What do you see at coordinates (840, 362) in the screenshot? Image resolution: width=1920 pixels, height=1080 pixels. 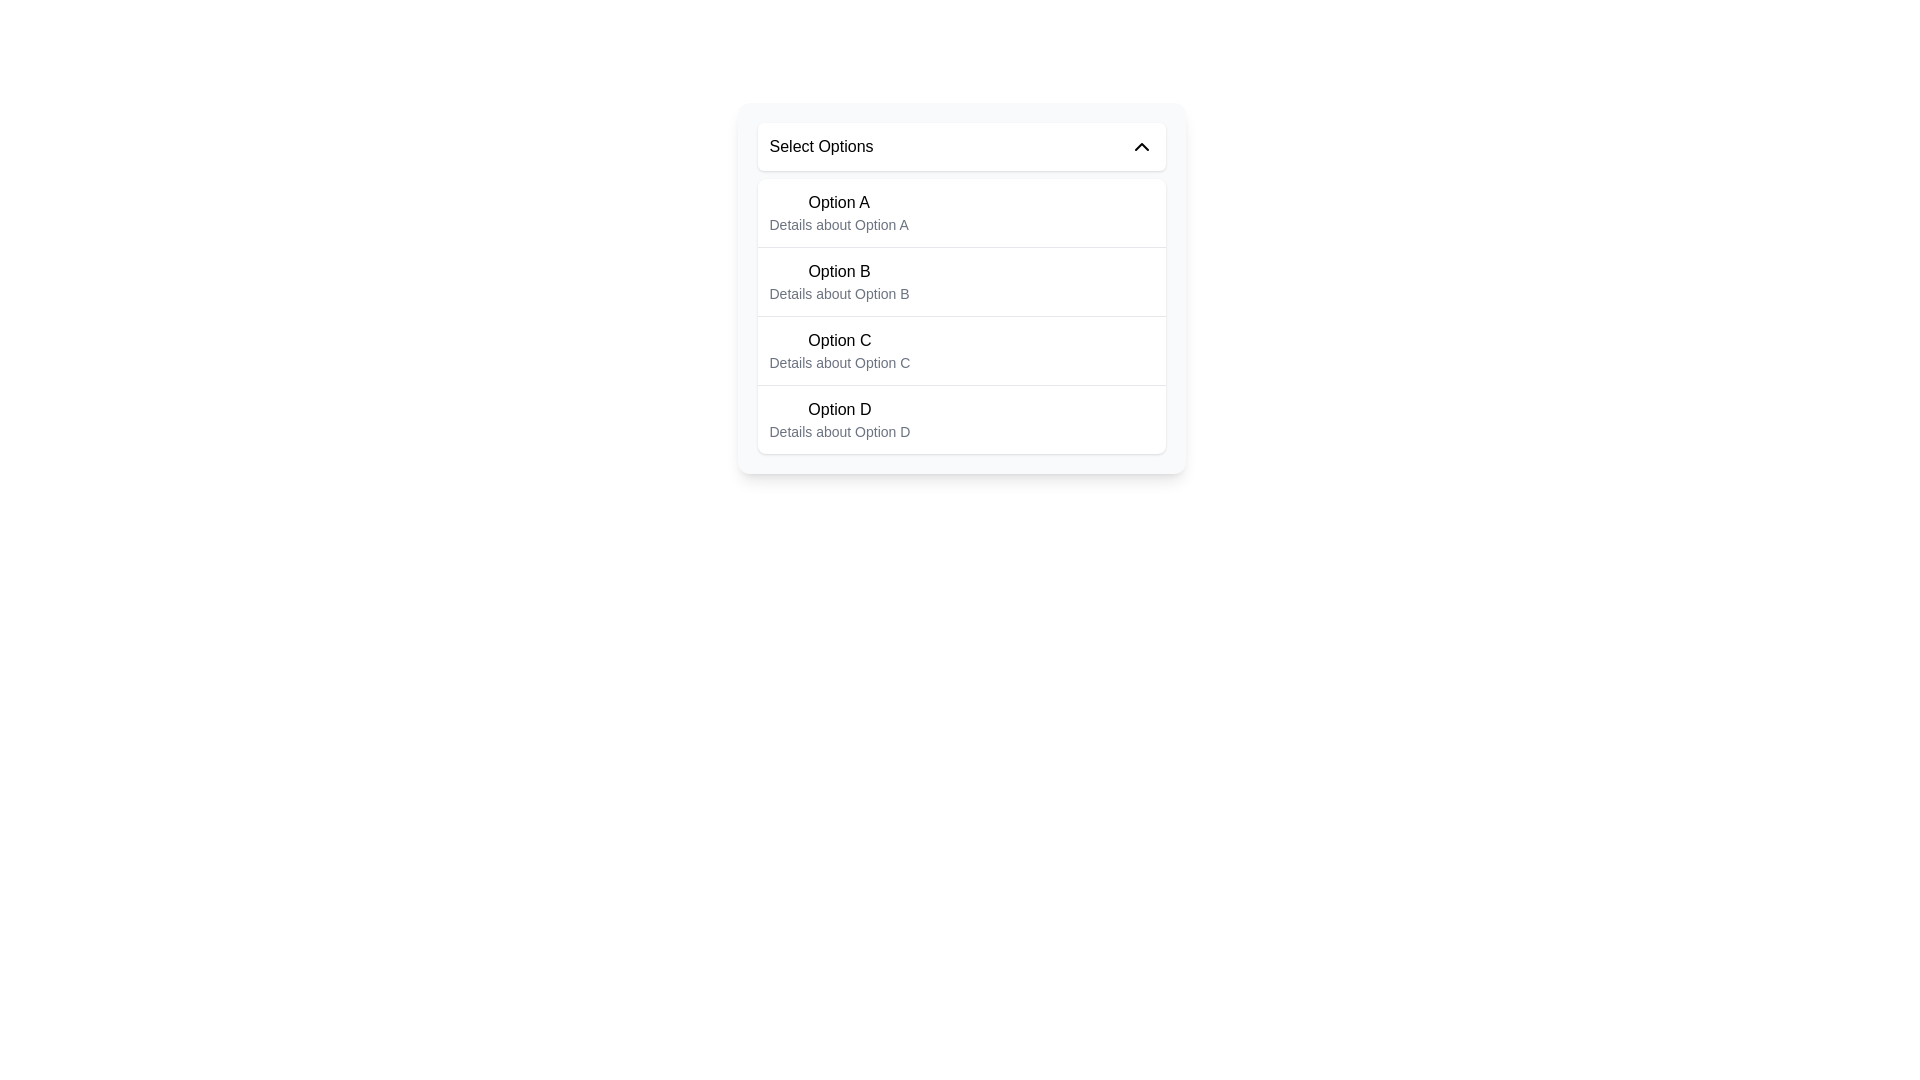 I see `the informational text label located below the 'Option C' text in the dropdown content area under 'Select Options'` at bounding box center [840, 362].